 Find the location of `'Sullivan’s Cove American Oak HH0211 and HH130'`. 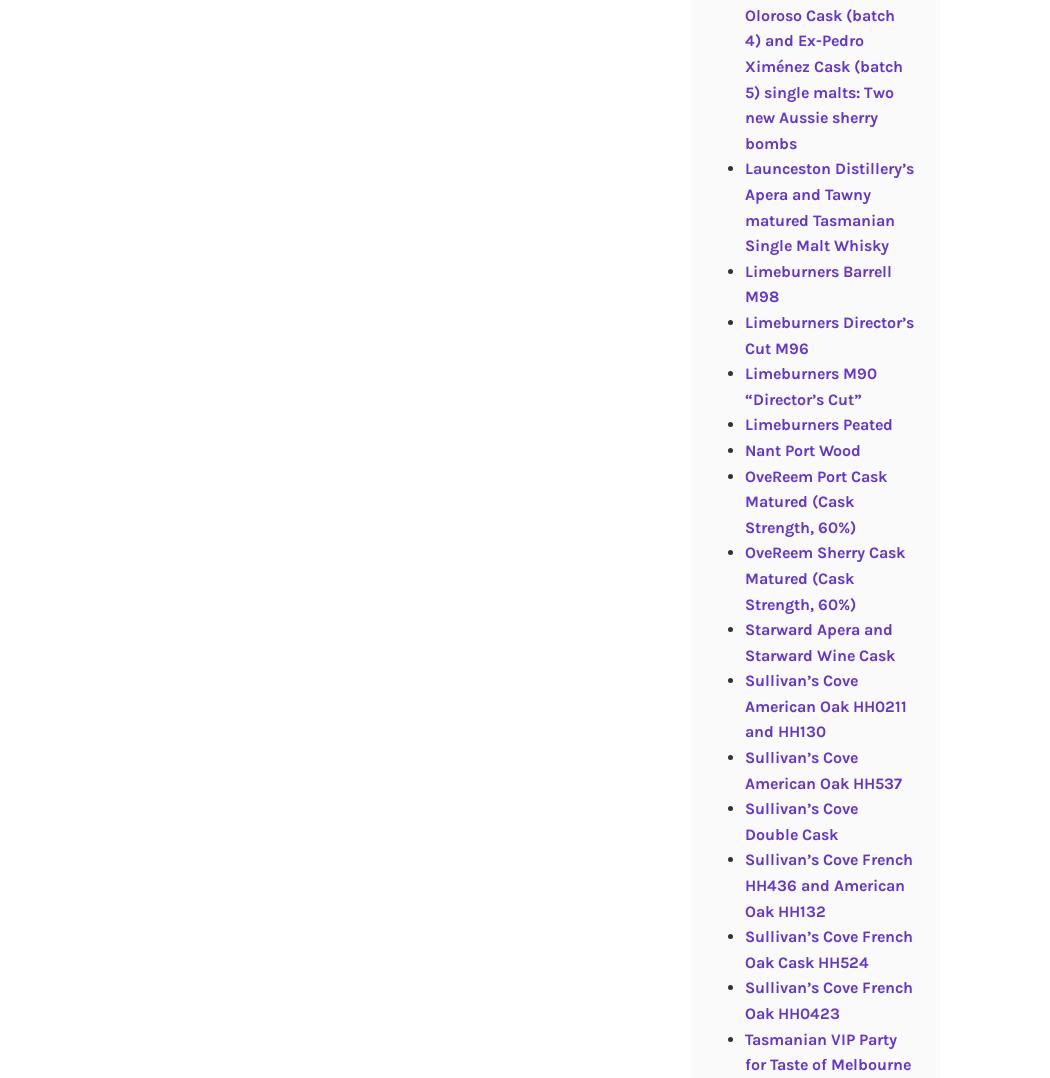

'Sullivan’s Cove American Oak HH0211 and HH130' is located at coordinates (743, 704).